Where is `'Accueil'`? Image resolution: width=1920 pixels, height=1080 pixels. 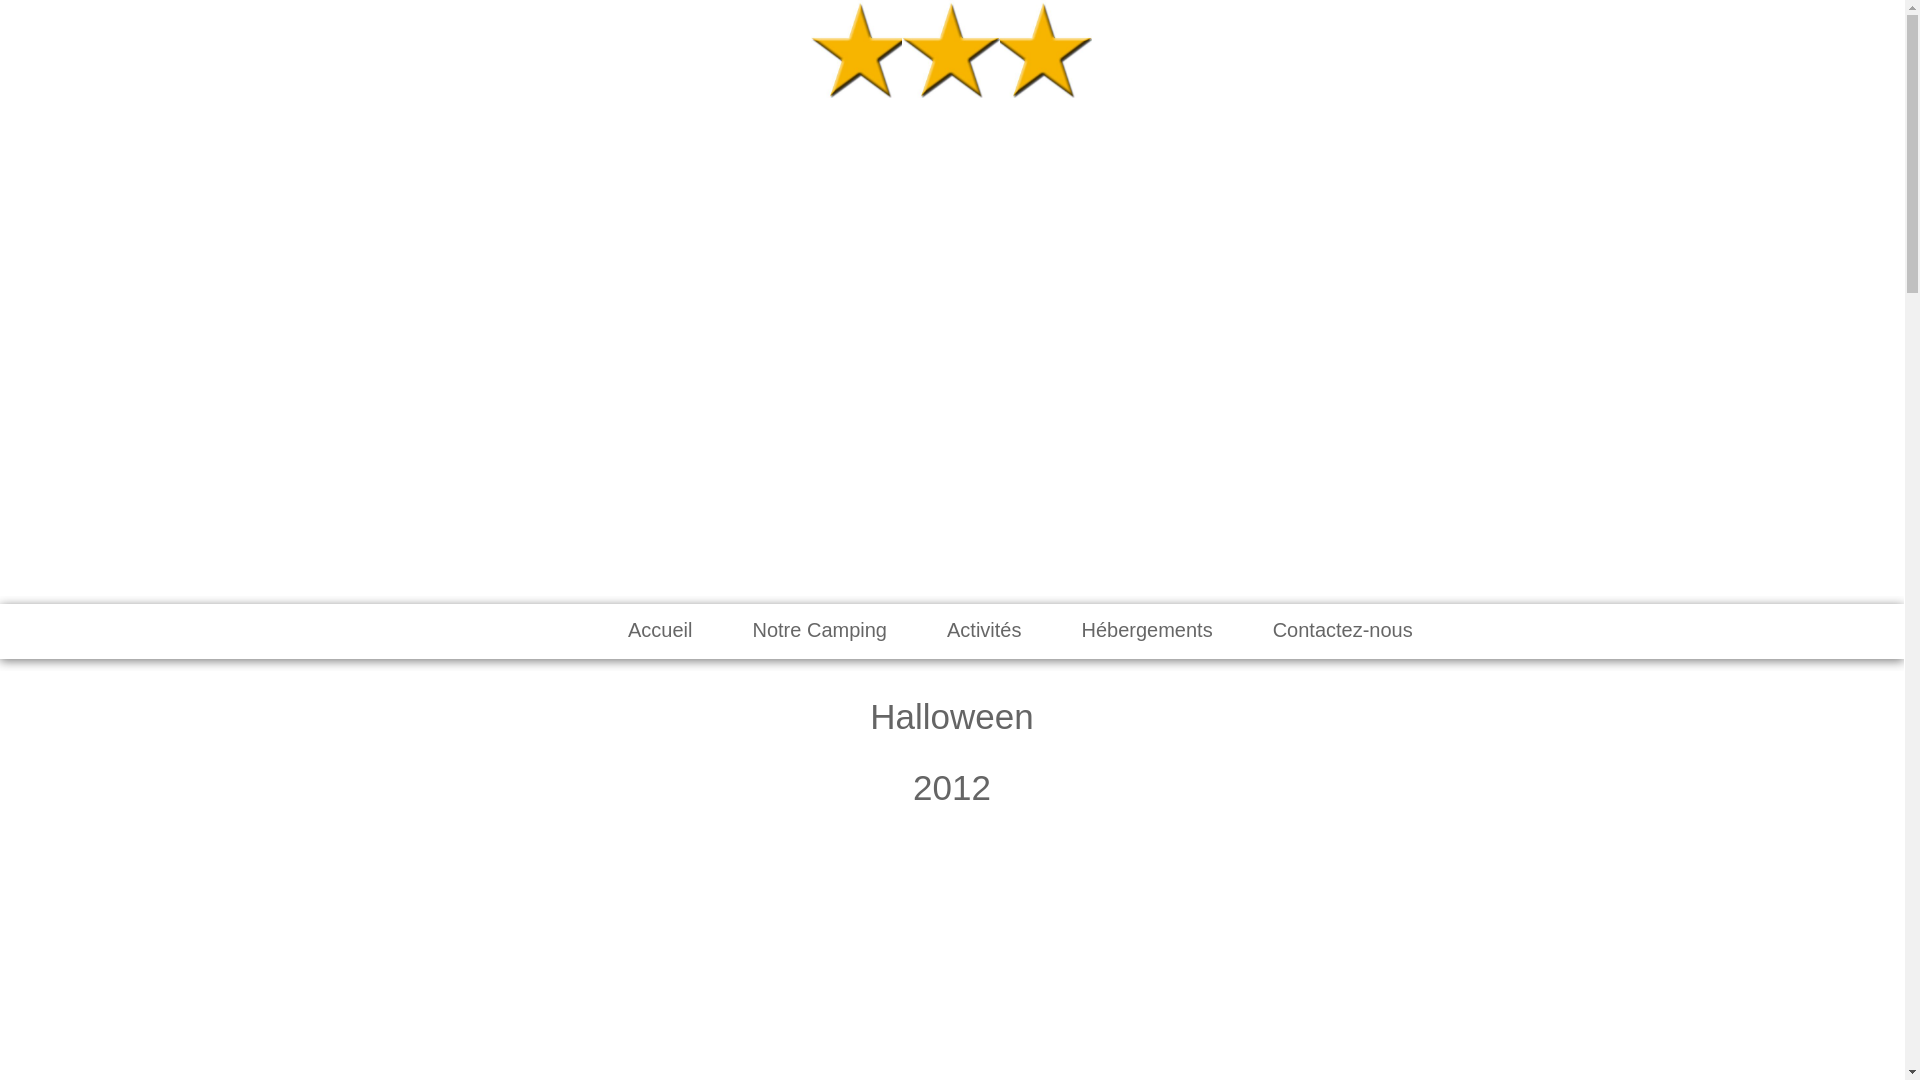 'Accueil' is located at coordinates (660, 630).